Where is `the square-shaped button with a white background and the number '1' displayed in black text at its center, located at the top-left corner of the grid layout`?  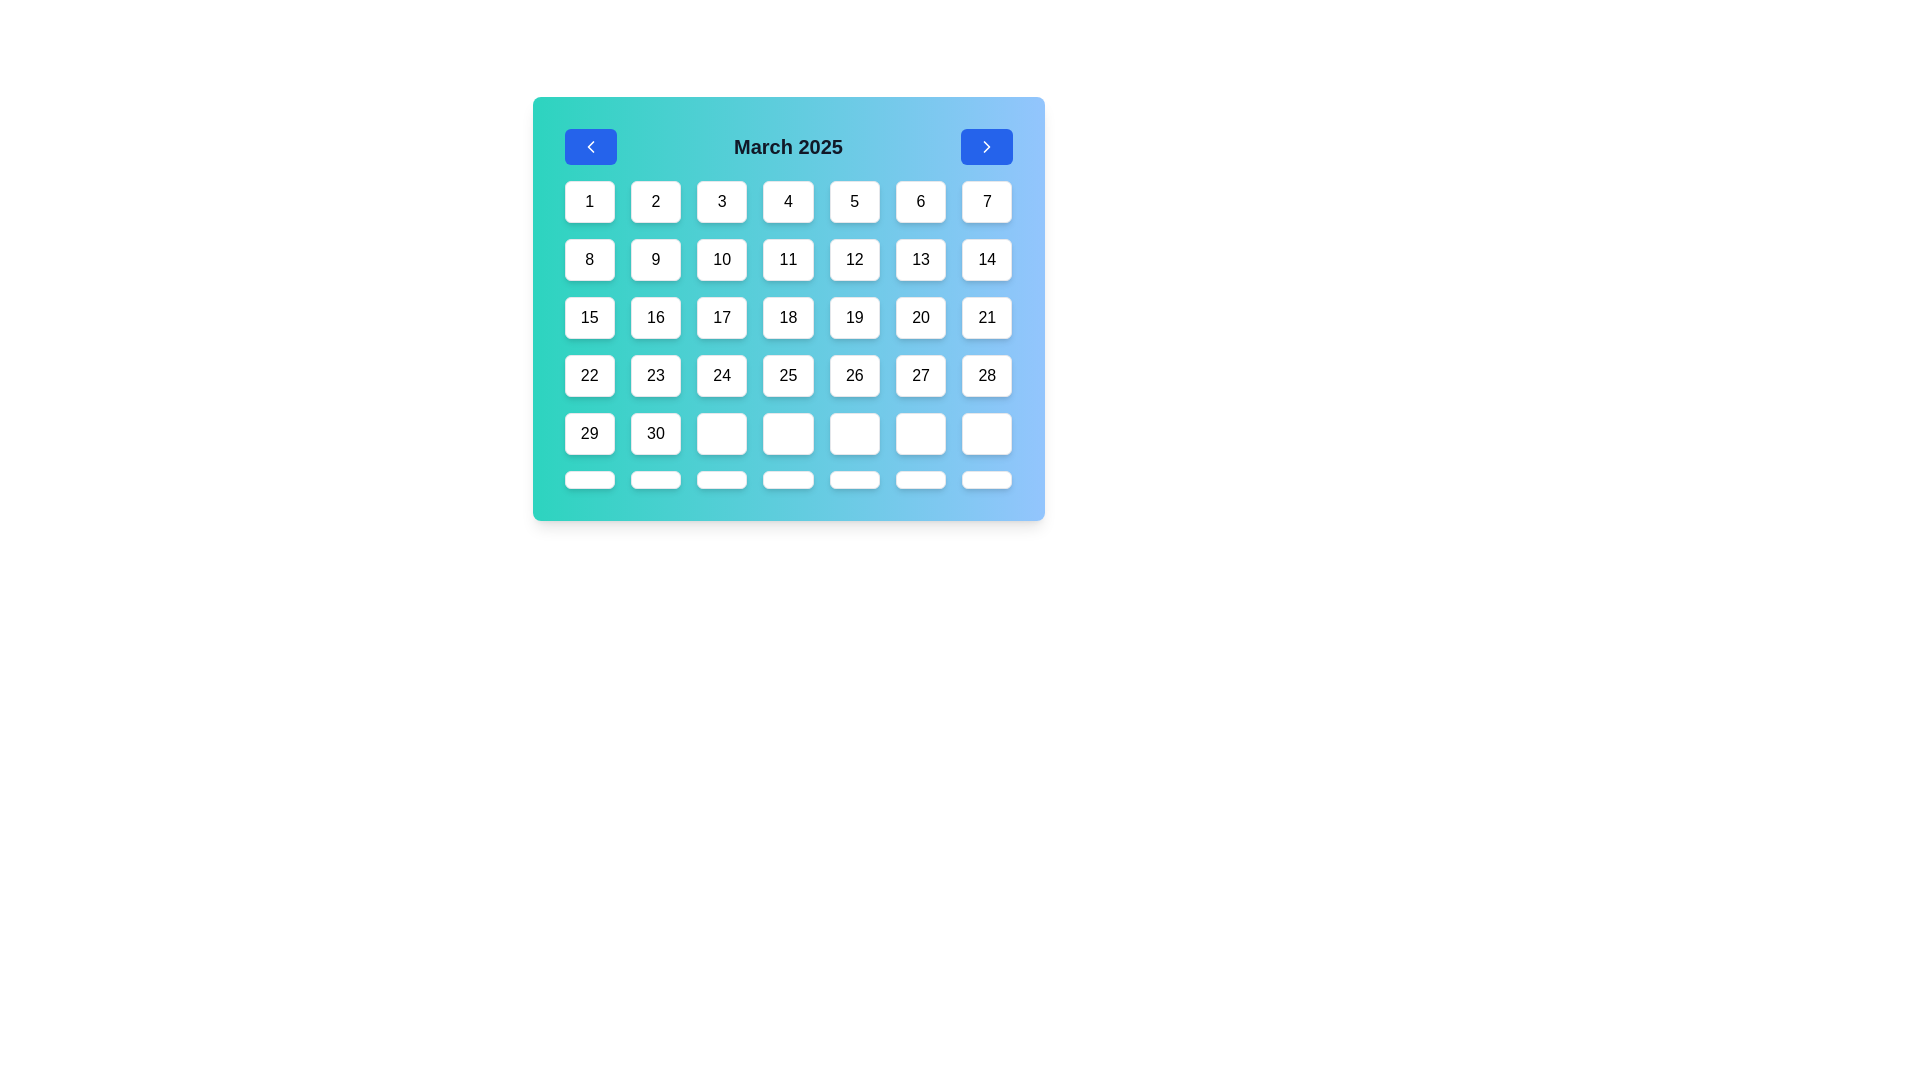 the square-shaped button with a white background and the number '1' displayed in black text at its center, located at the top-left corner of the grid layout is located at coordinates (588, 201).